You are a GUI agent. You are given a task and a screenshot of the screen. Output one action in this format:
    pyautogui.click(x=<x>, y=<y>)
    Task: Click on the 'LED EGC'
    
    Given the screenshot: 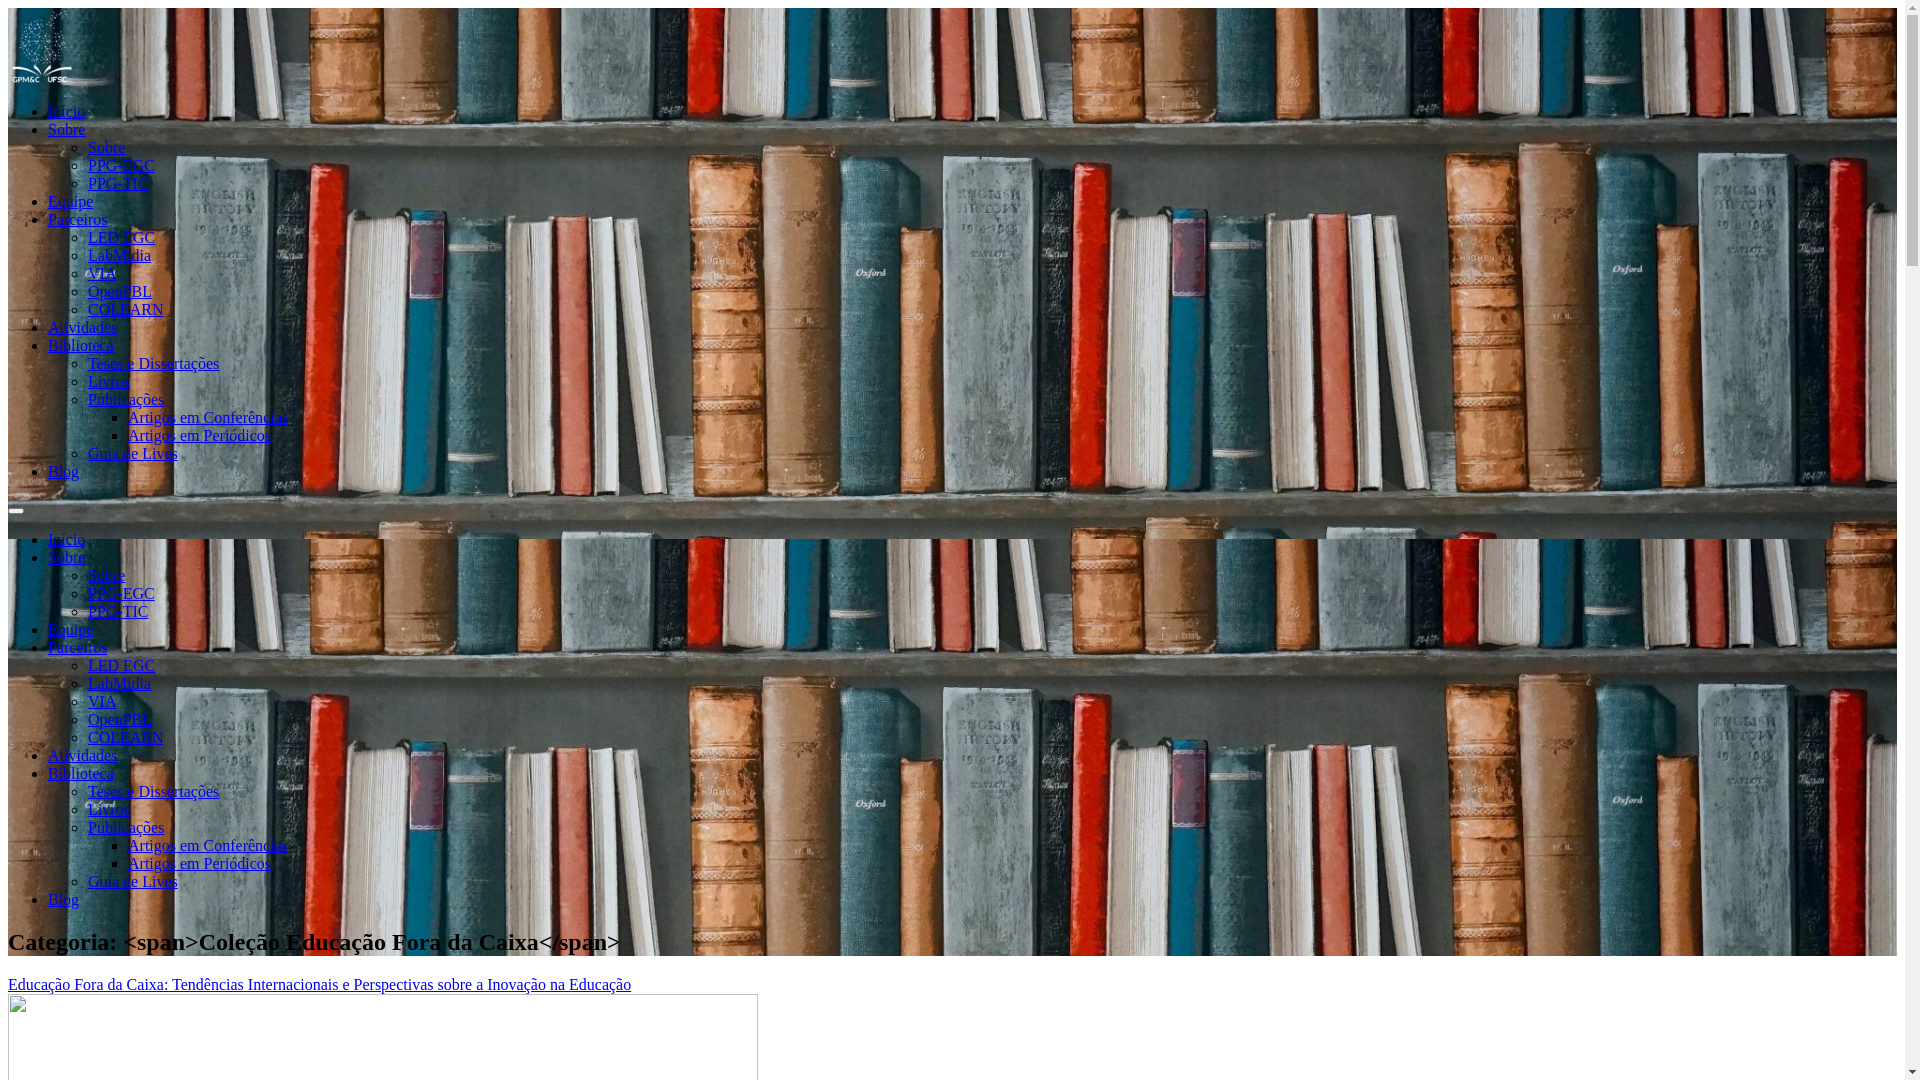 What is the action you would take?
    pyautogui.click(x=120, y=665)
    